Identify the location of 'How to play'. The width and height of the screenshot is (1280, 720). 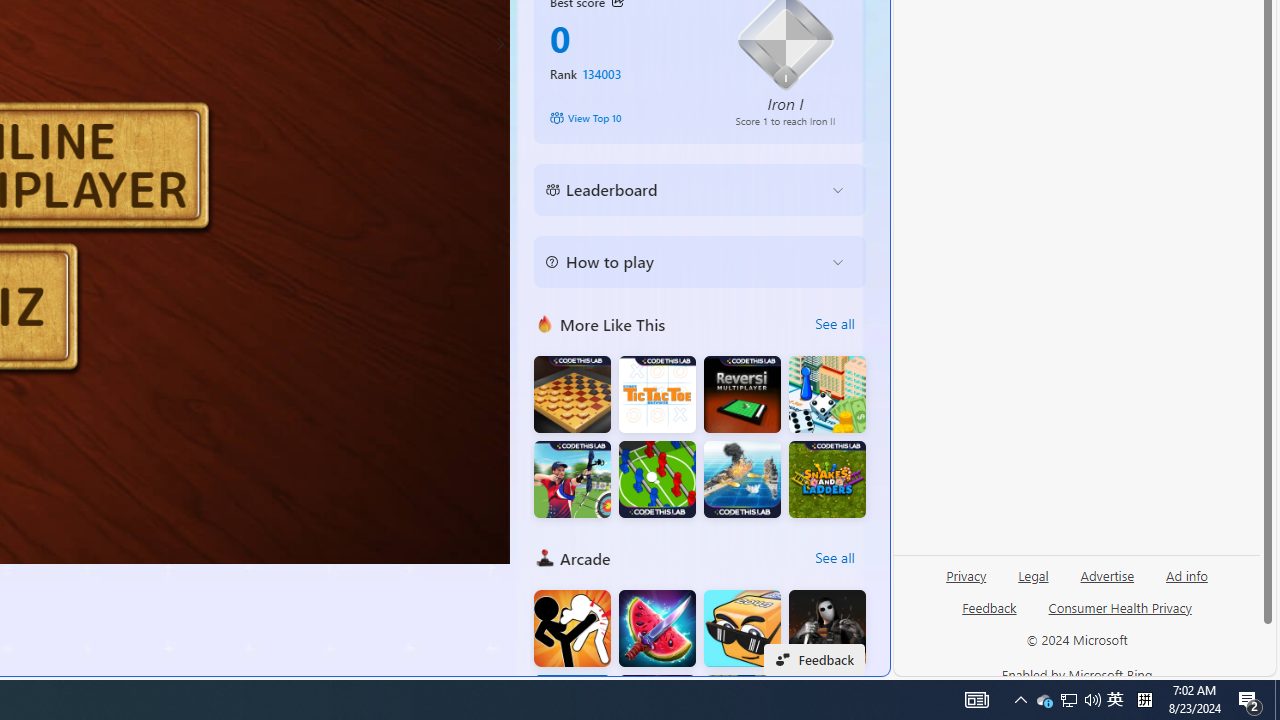
(684, 261).